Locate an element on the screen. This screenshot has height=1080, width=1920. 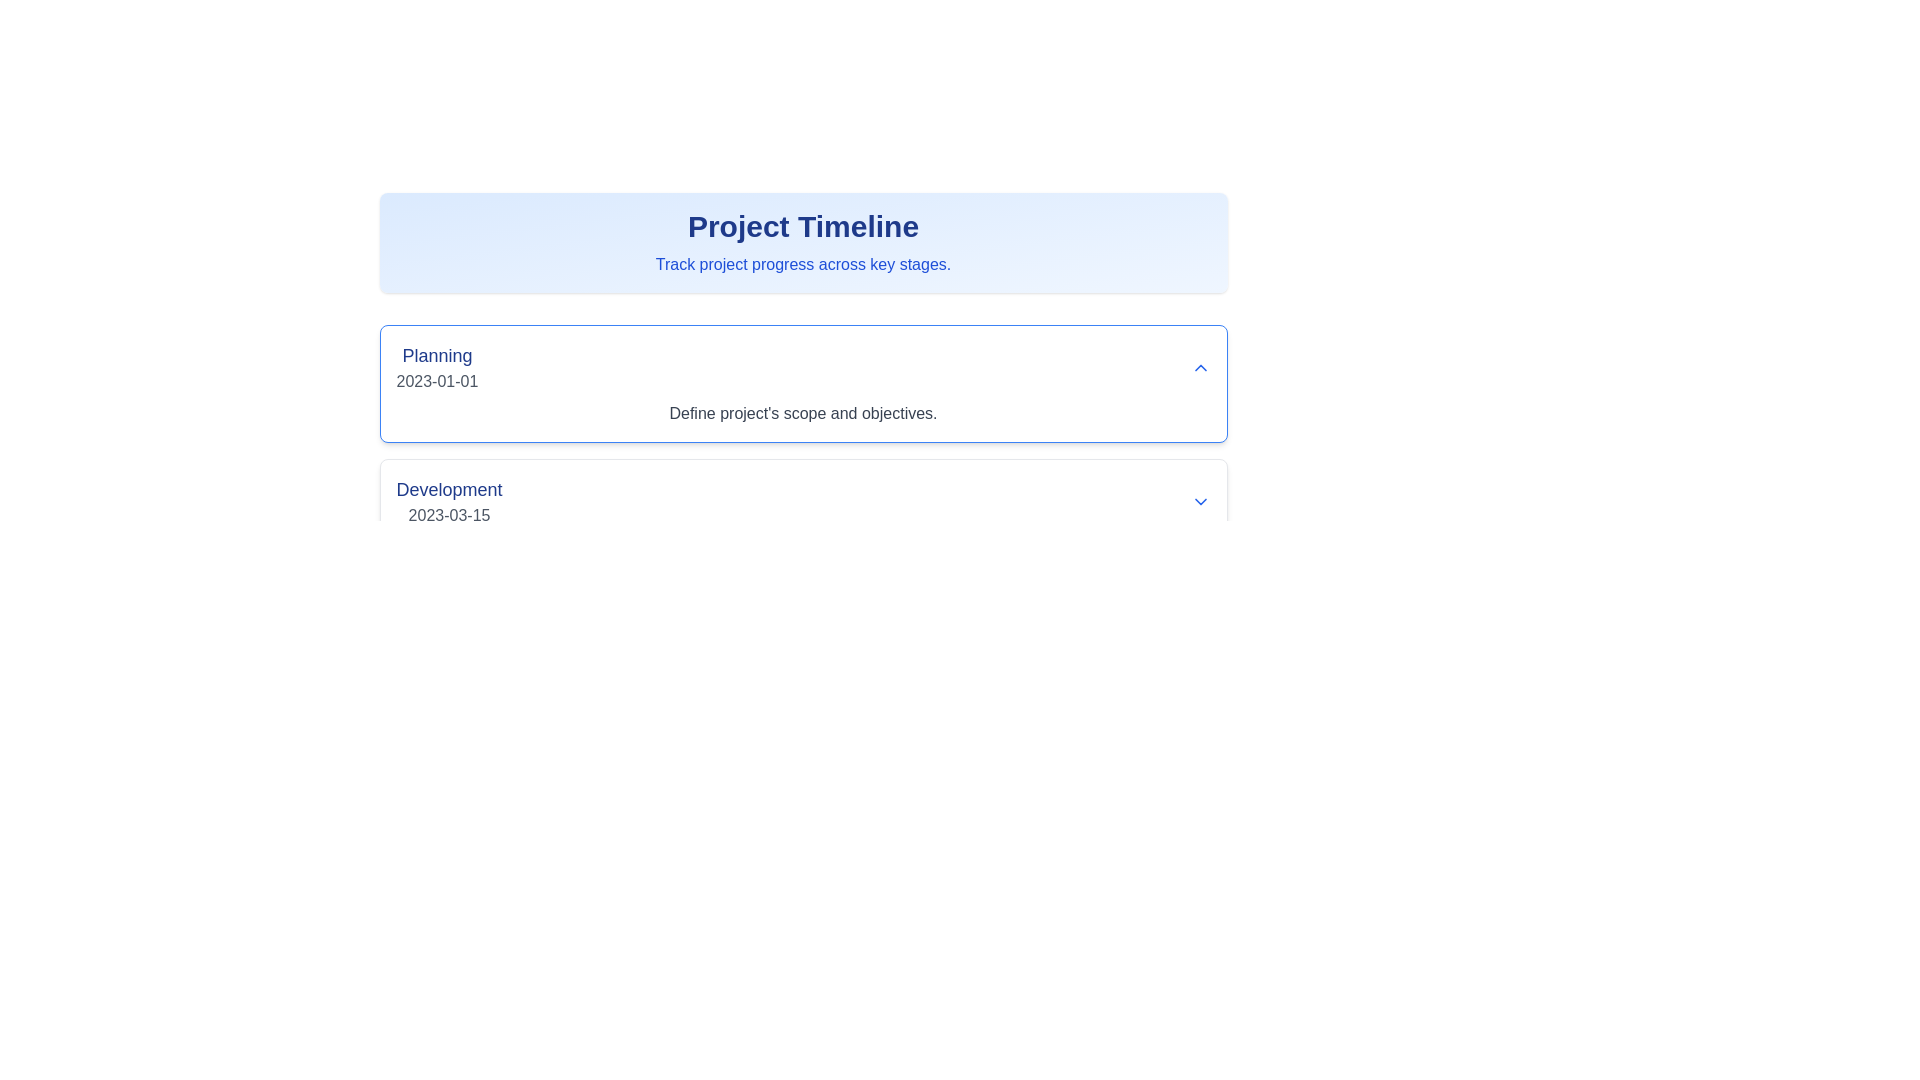
text from the Text Label displaying '2023-03-15', which is styled in gray and located directly below the 'Development' text is located at coordinates (448, 515).